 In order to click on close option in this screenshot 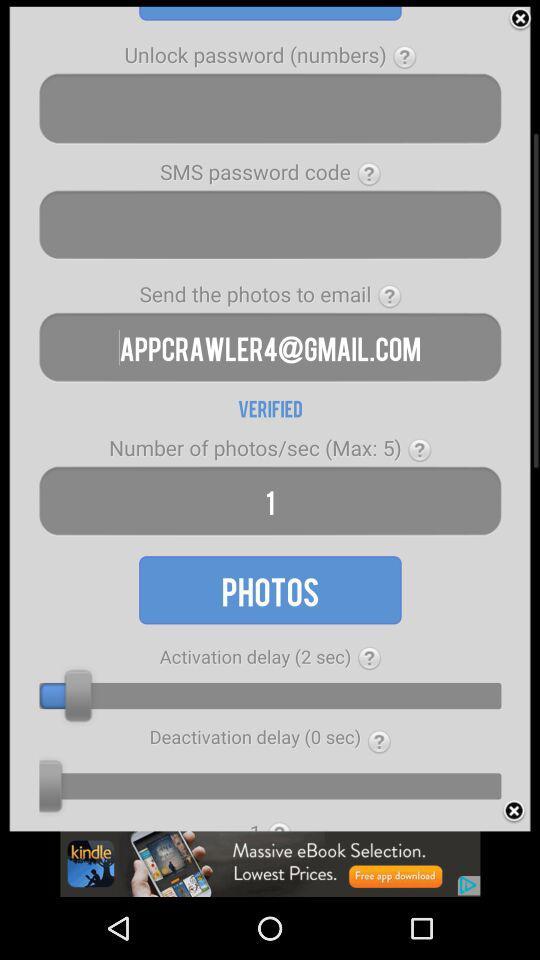, I will do `click(520, 18)`.